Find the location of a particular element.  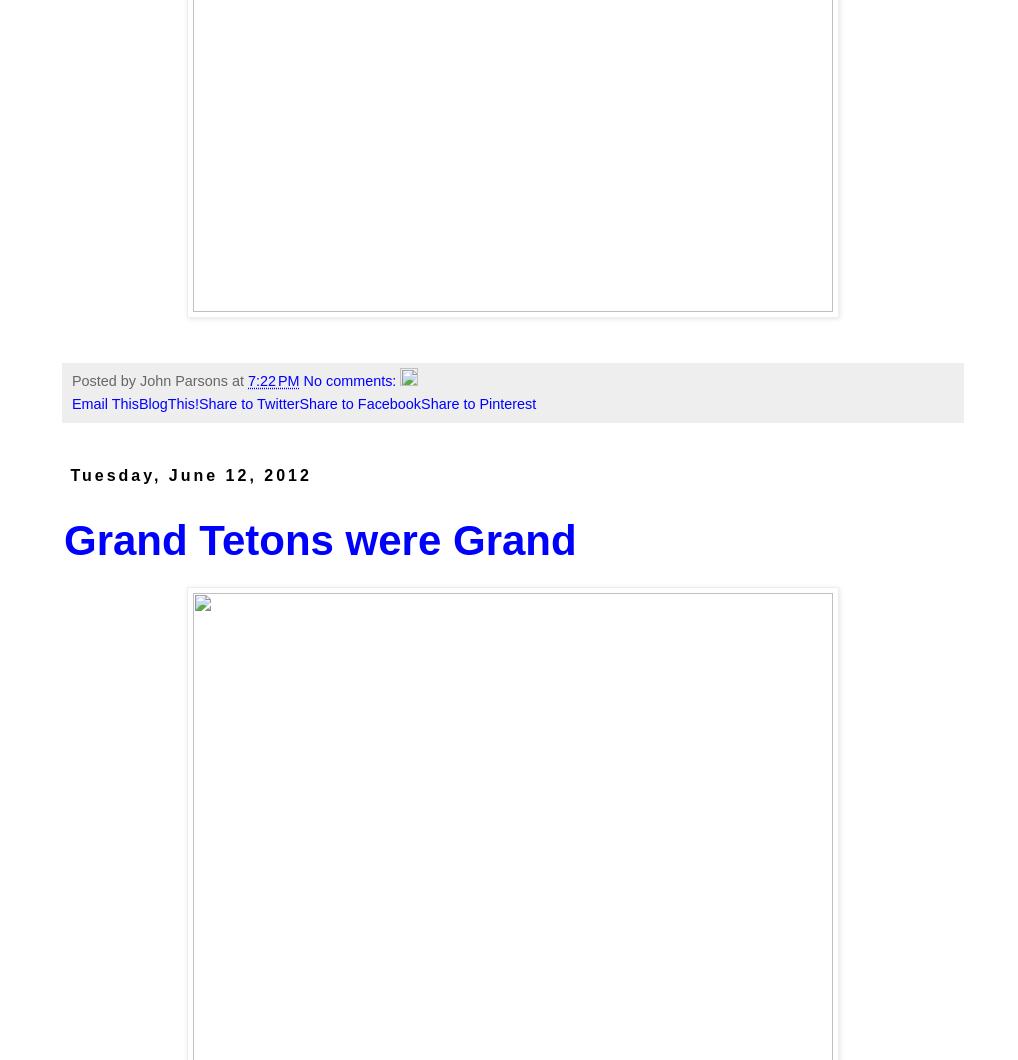

'at' is located at coordinates (231, 380).